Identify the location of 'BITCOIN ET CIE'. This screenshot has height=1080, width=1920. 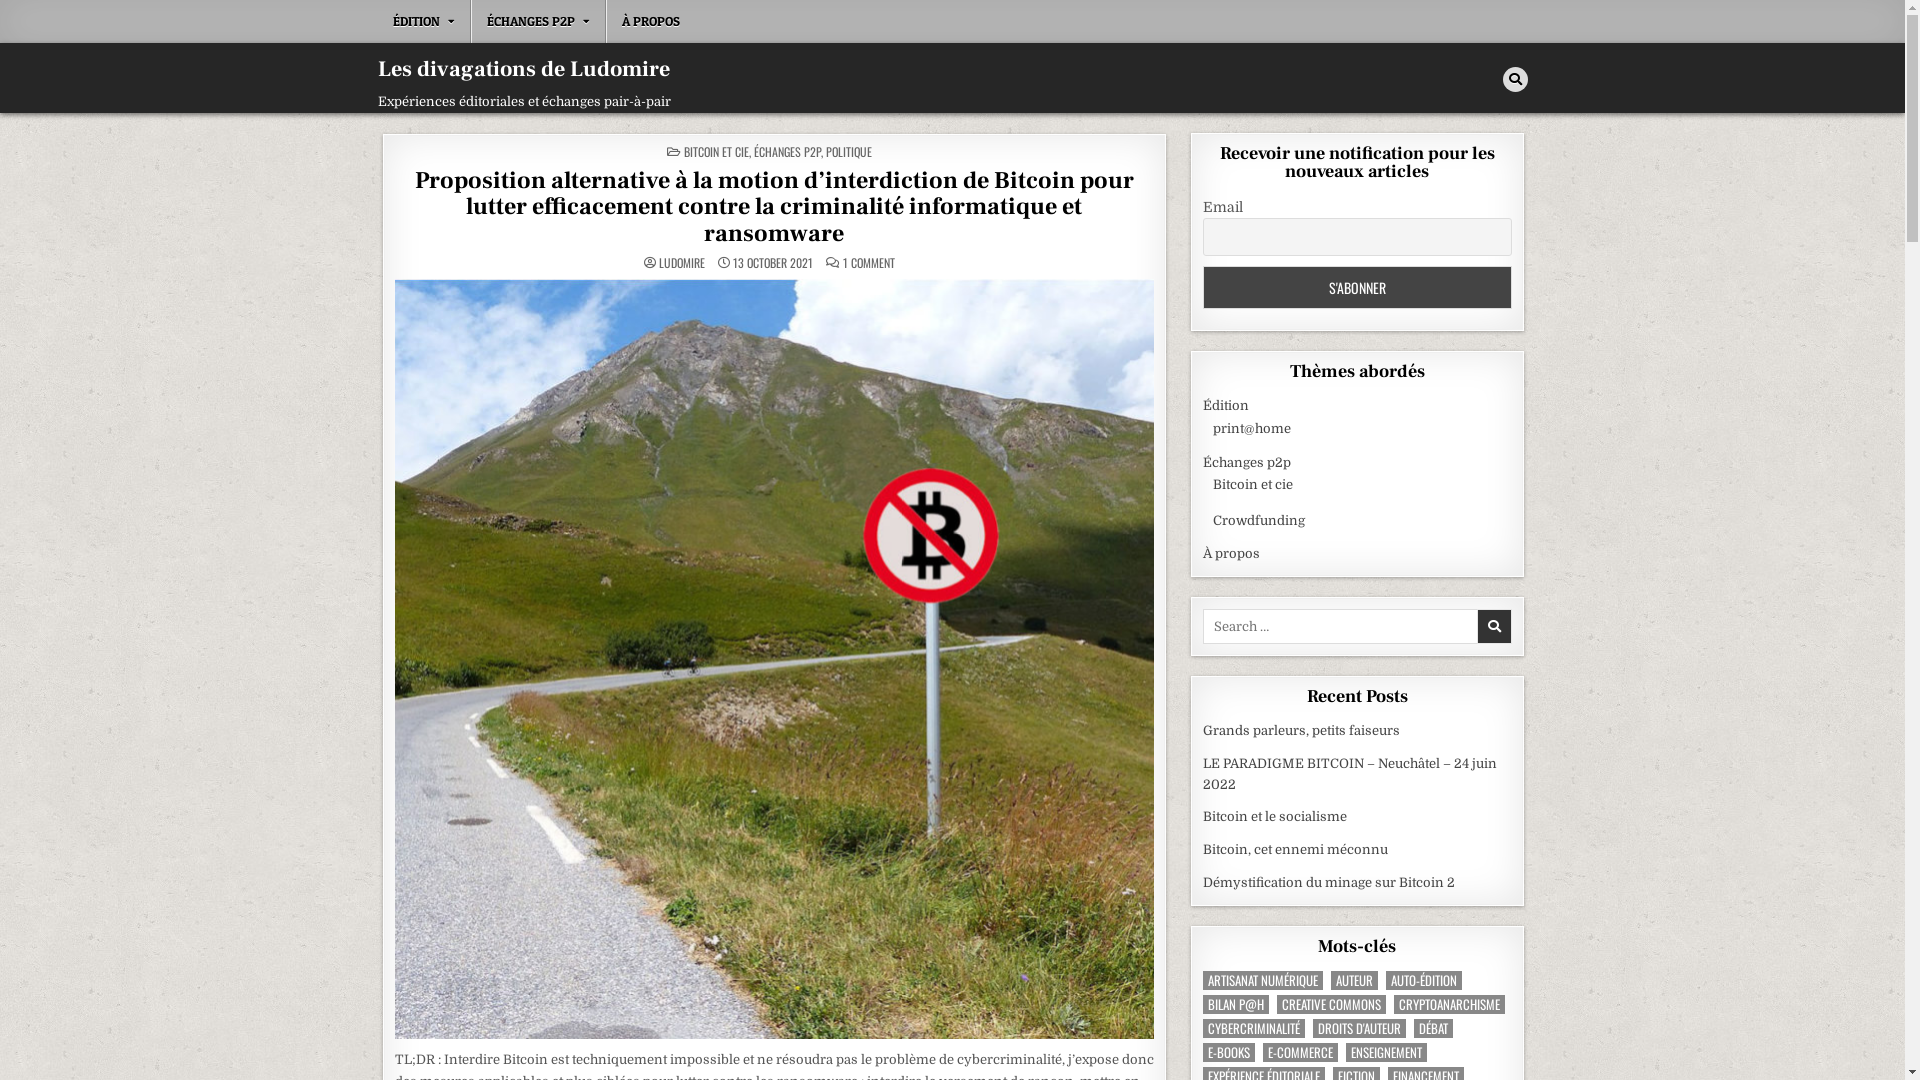
(716, 150).